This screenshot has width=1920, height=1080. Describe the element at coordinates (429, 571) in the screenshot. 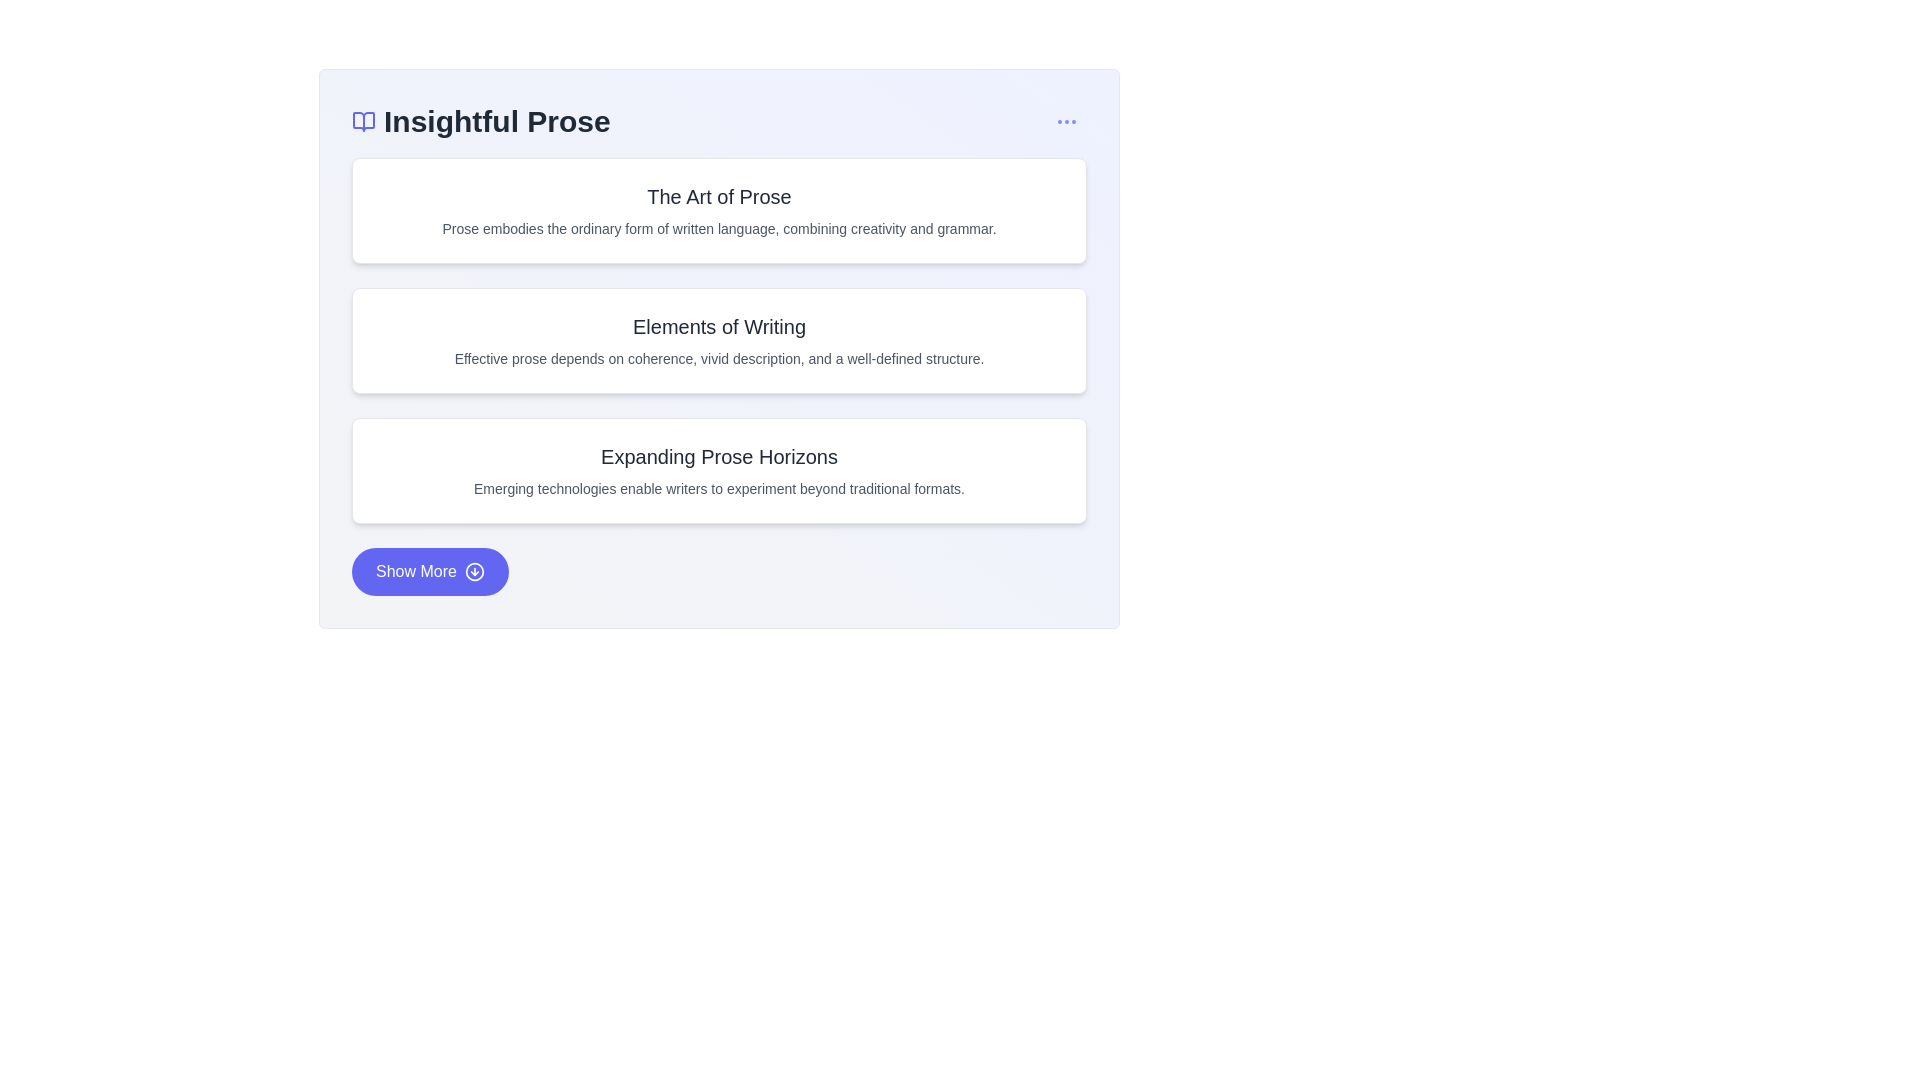

I see `the 'Show More' button located at the bottom center of the 'Insightful Prose' content area` at that location.